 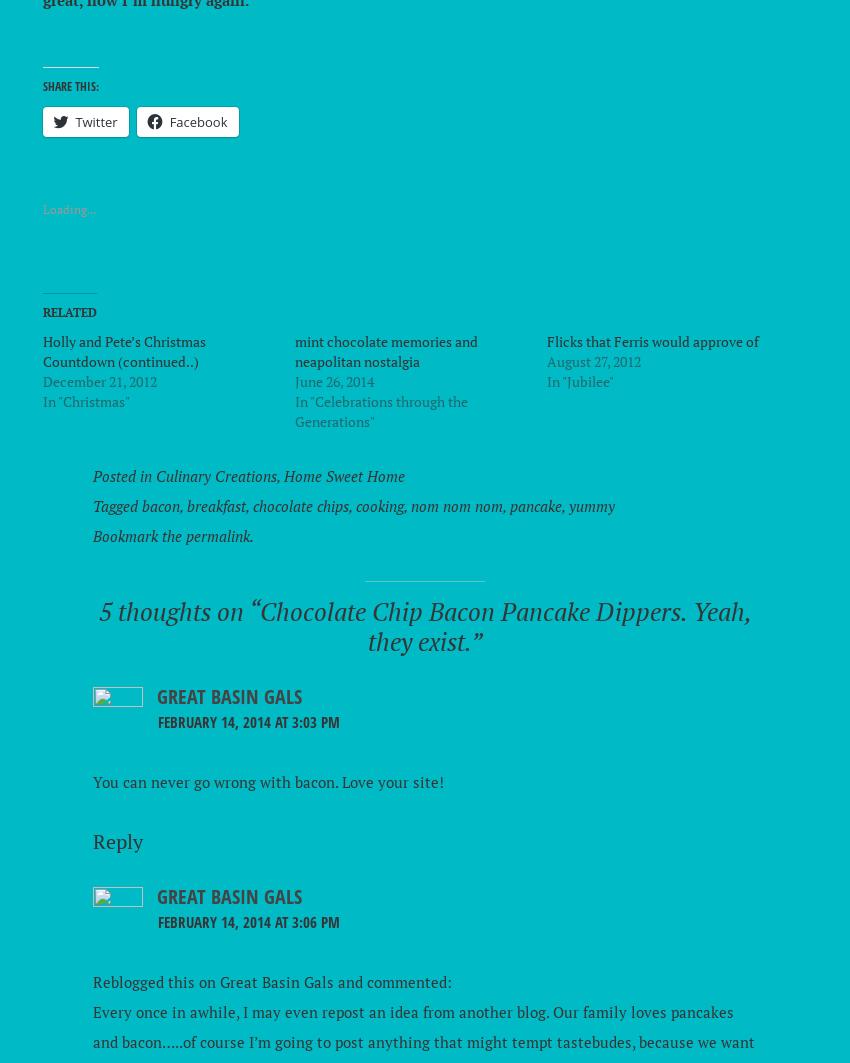 I want to click on 'Reblogged this on', so click(x=156, y=980).